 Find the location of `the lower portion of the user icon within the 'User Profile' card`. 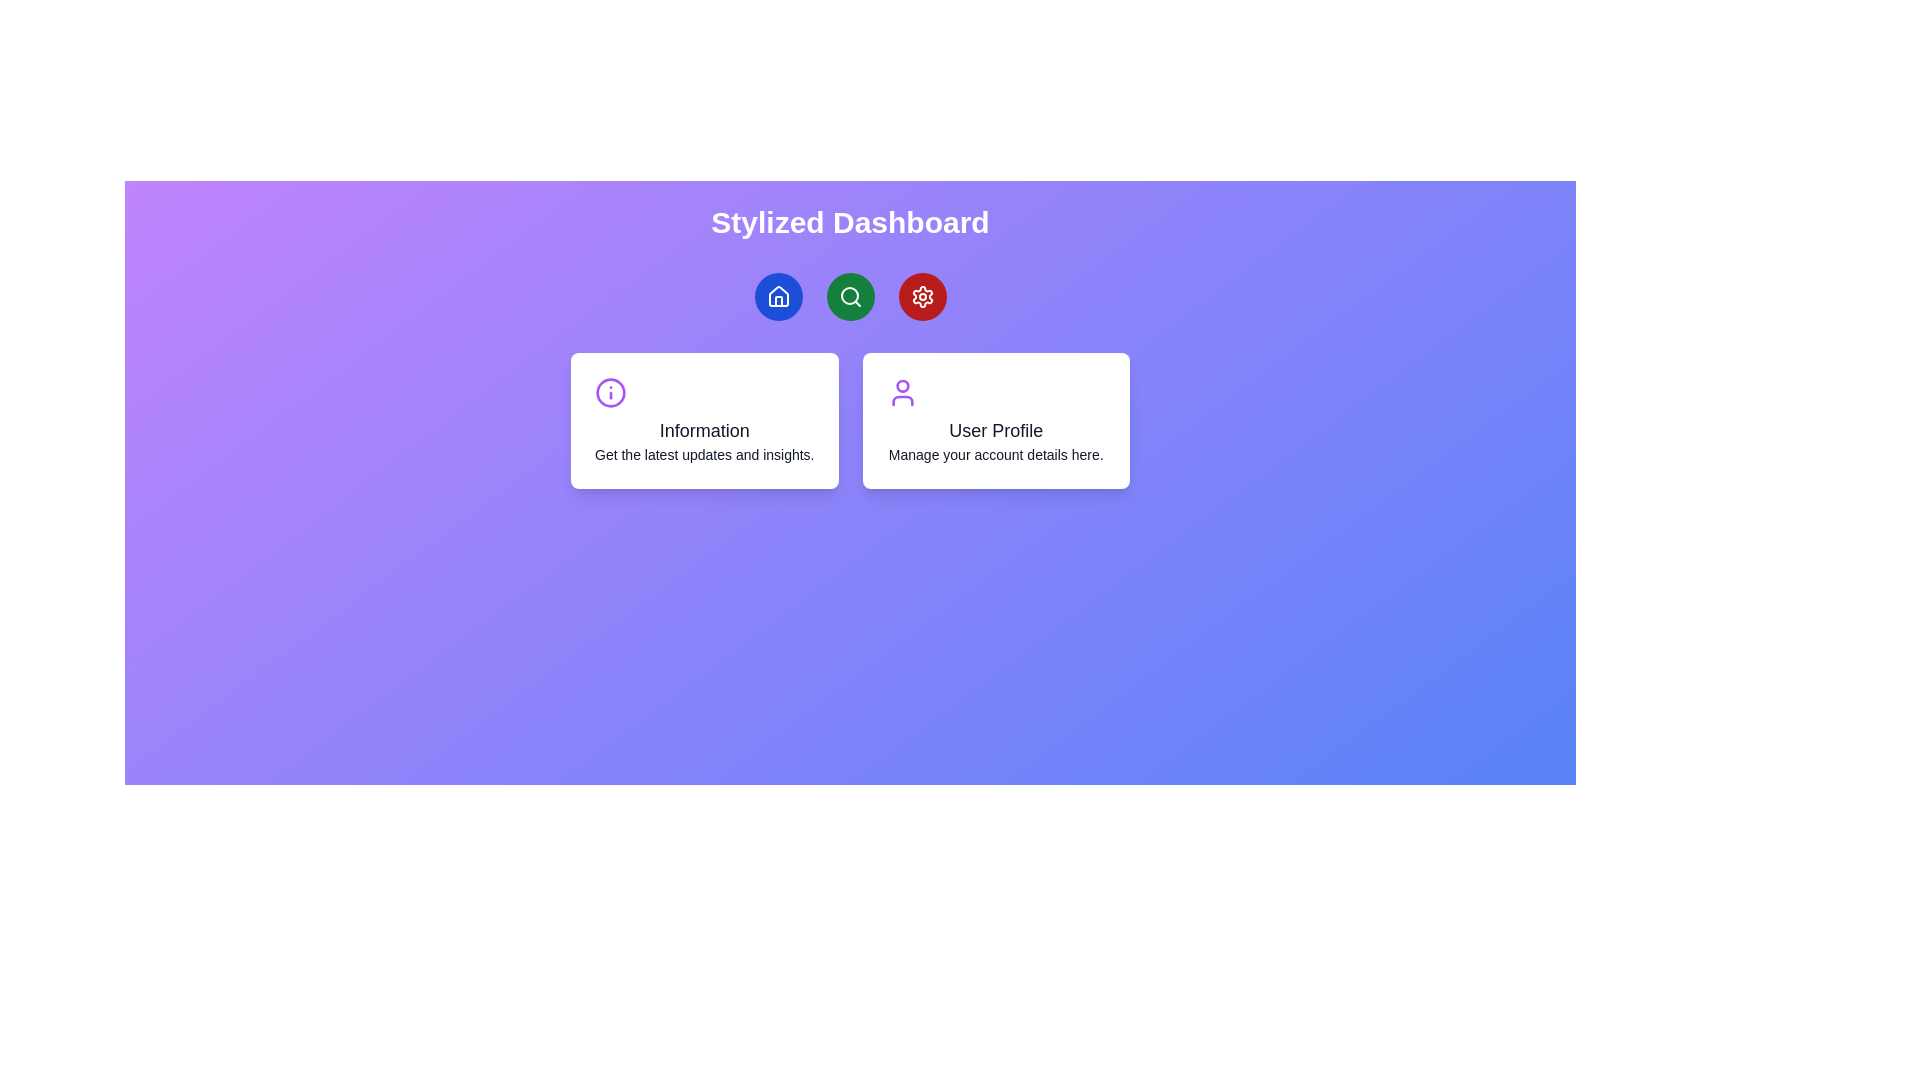

the lower portion of the user icon within the 'User Profile' card is located at coordinates (901, 401).